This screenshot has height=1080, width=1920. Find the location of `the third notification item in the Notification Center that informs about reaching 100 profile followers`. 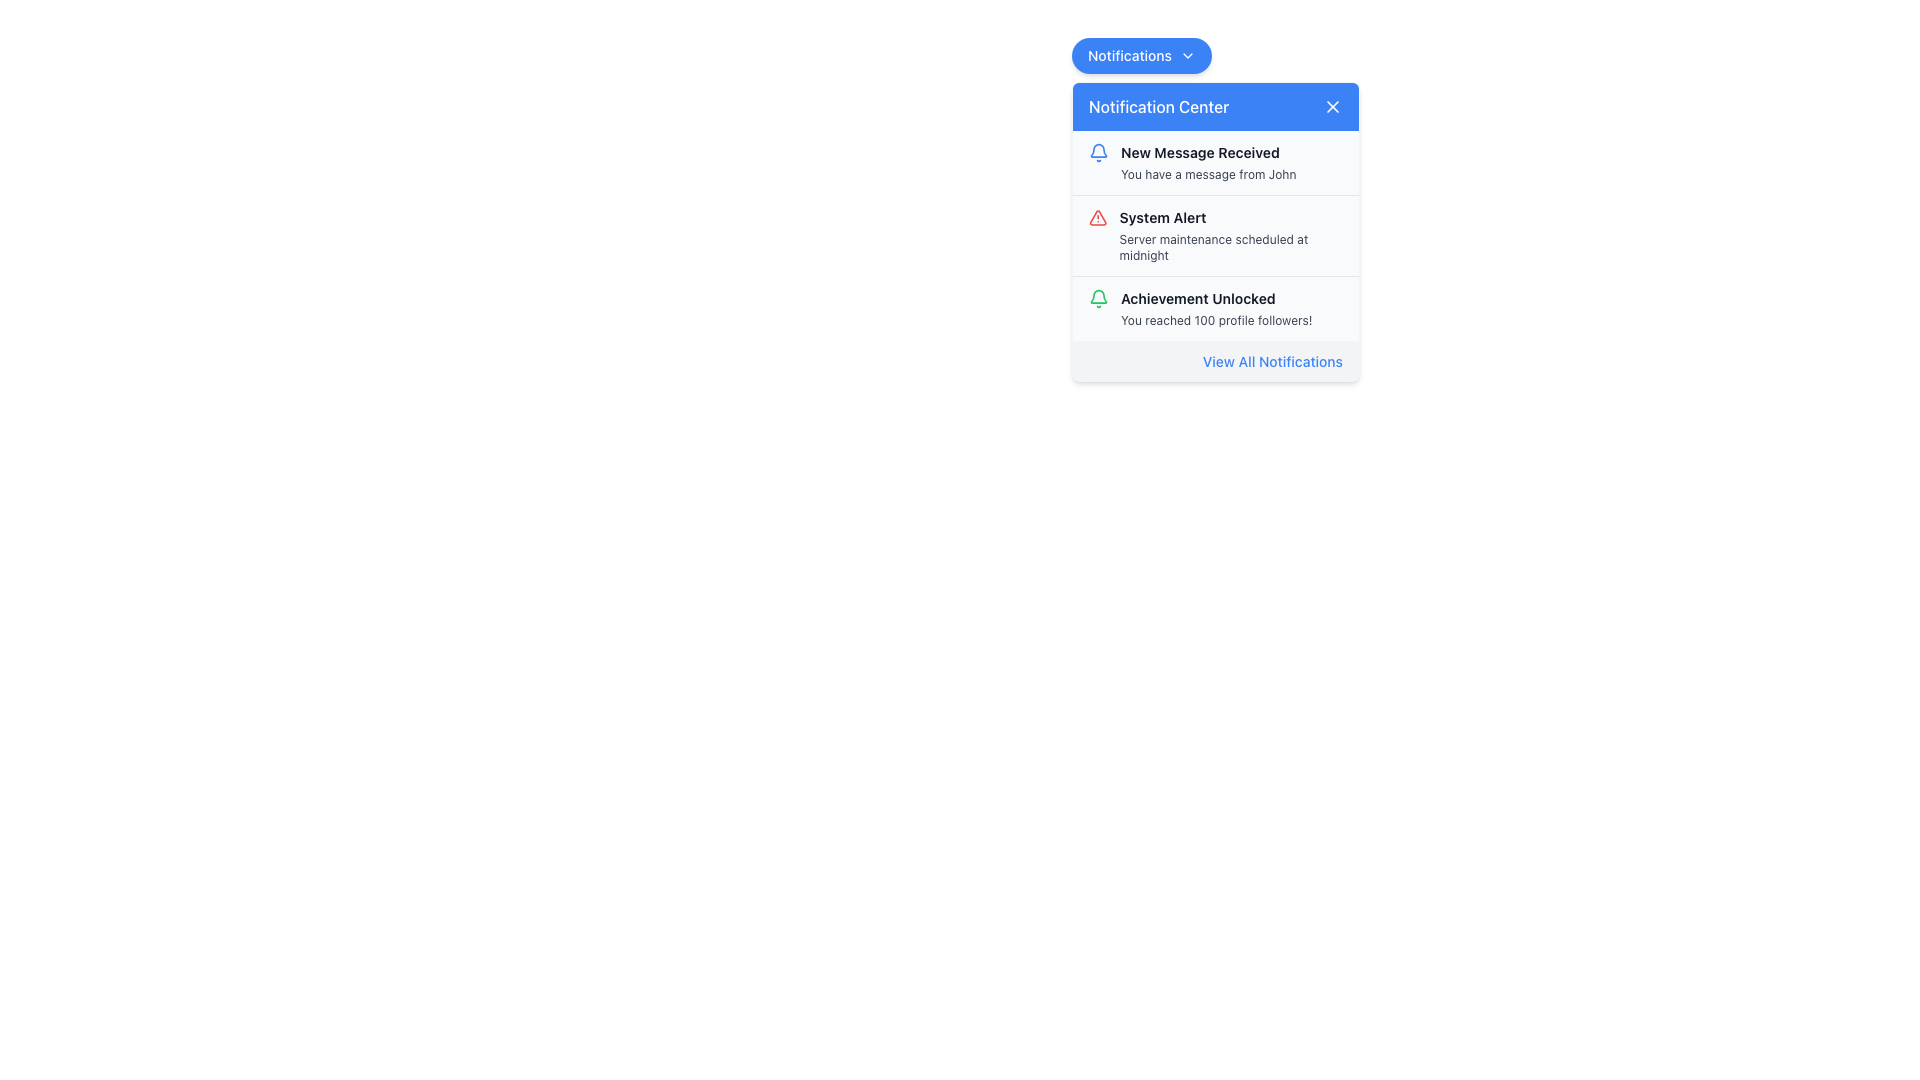

the third notification item in the Notification Center that informs about reaching 100 profile followers is located at coordinates (1215, 308).